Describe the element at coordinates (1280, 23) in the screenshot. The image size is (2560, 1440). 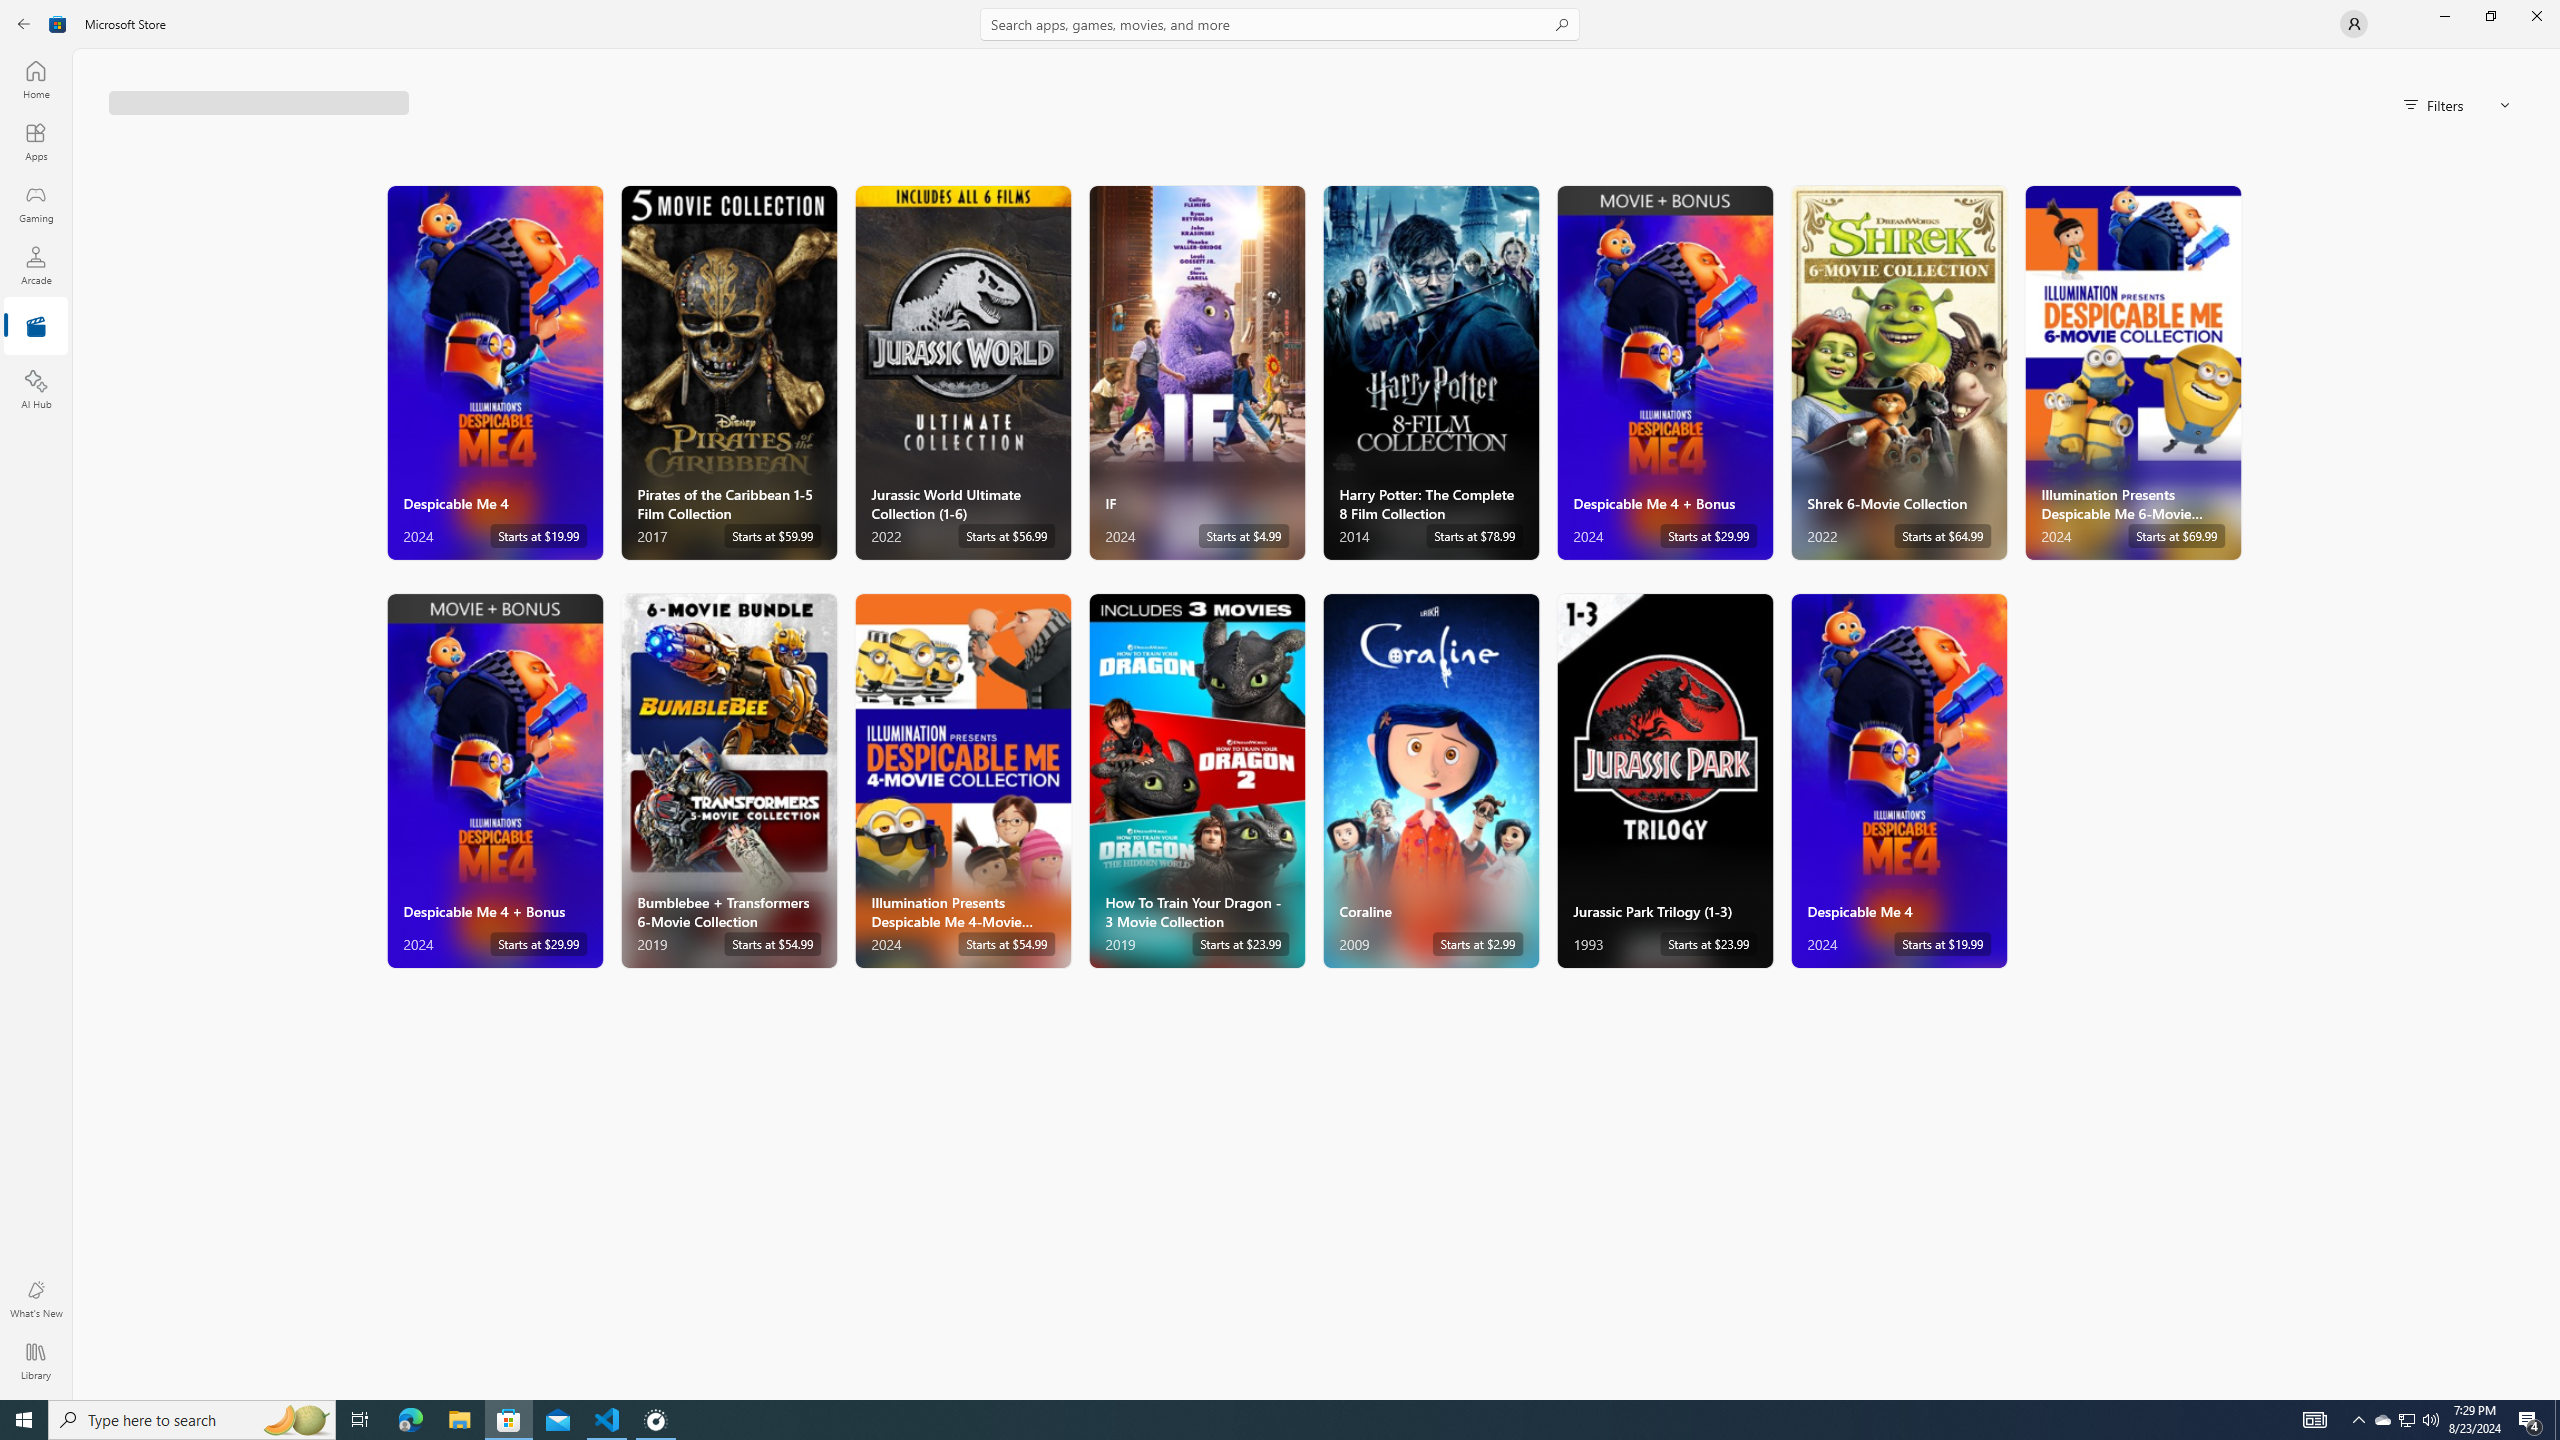
I see `'Search'` at that location.